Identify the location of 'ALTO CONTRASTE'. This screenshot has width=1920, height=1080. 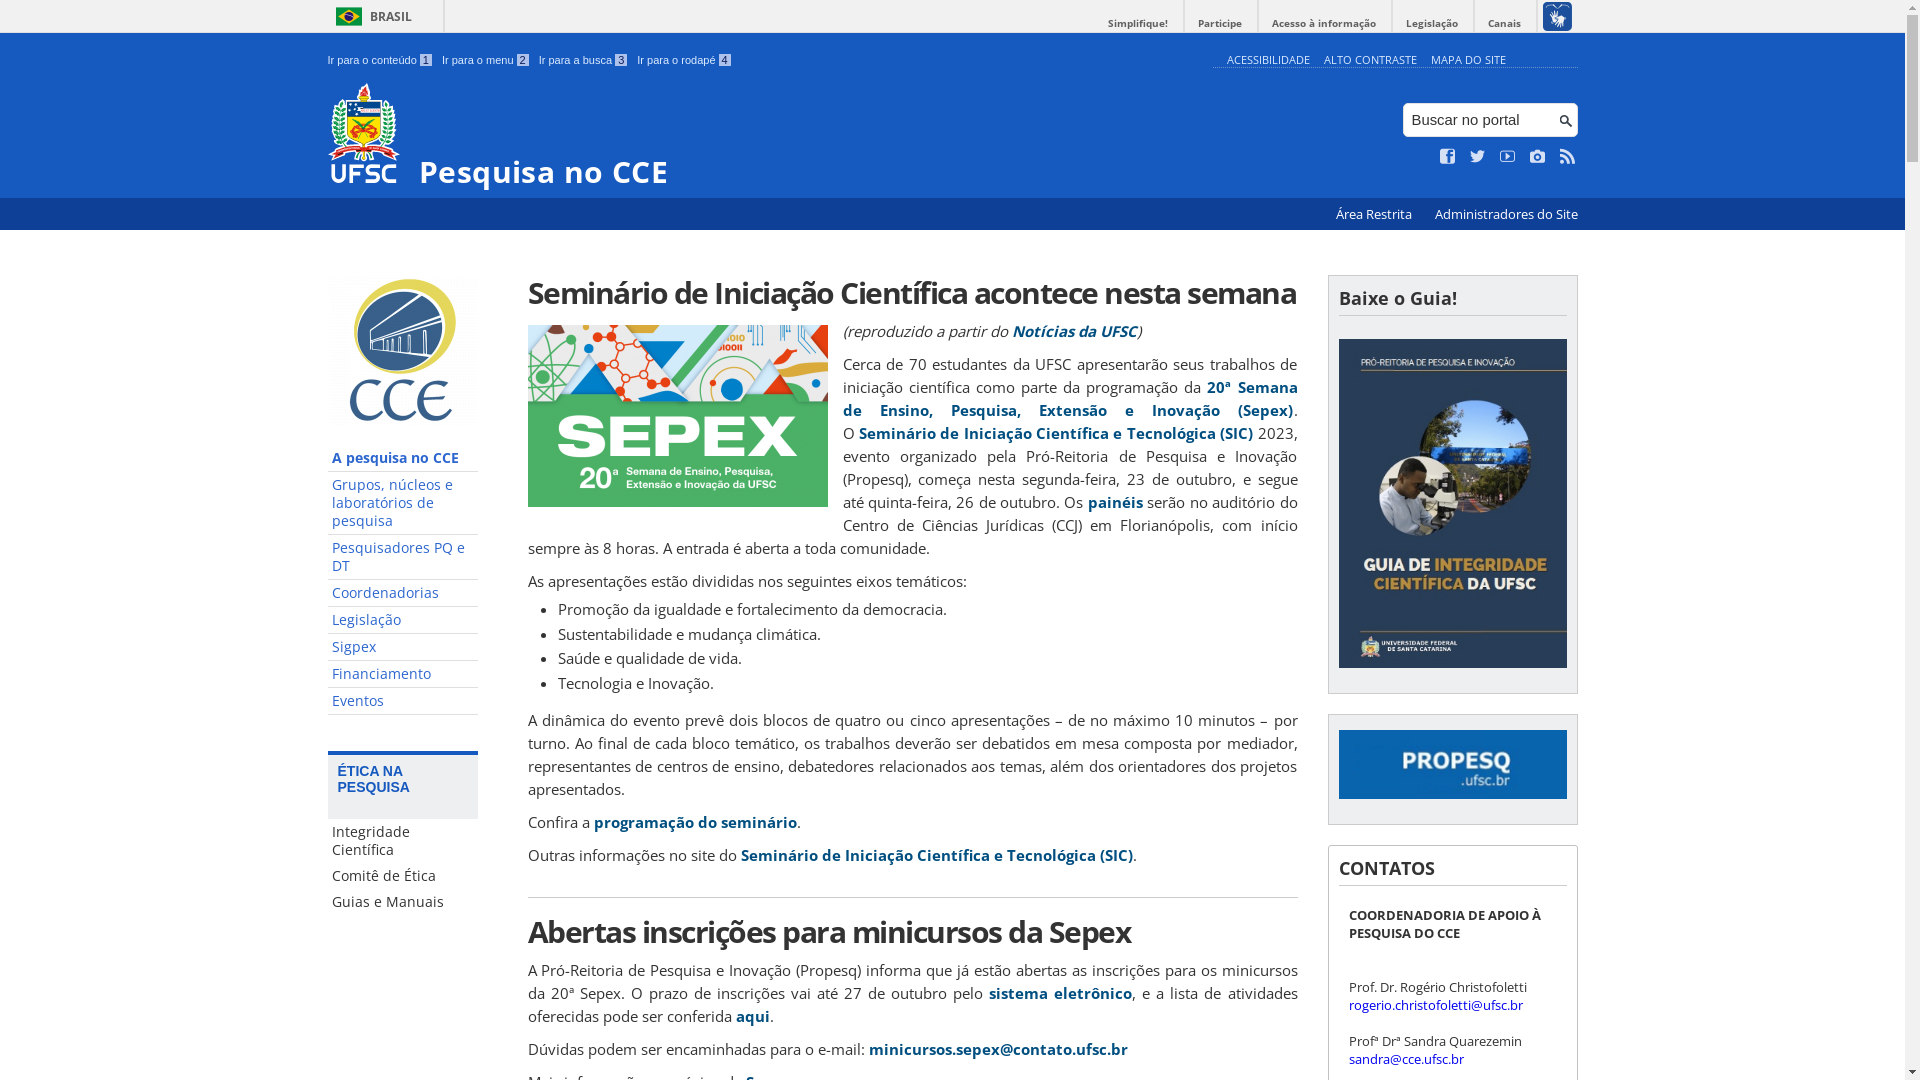
(1369, 58).